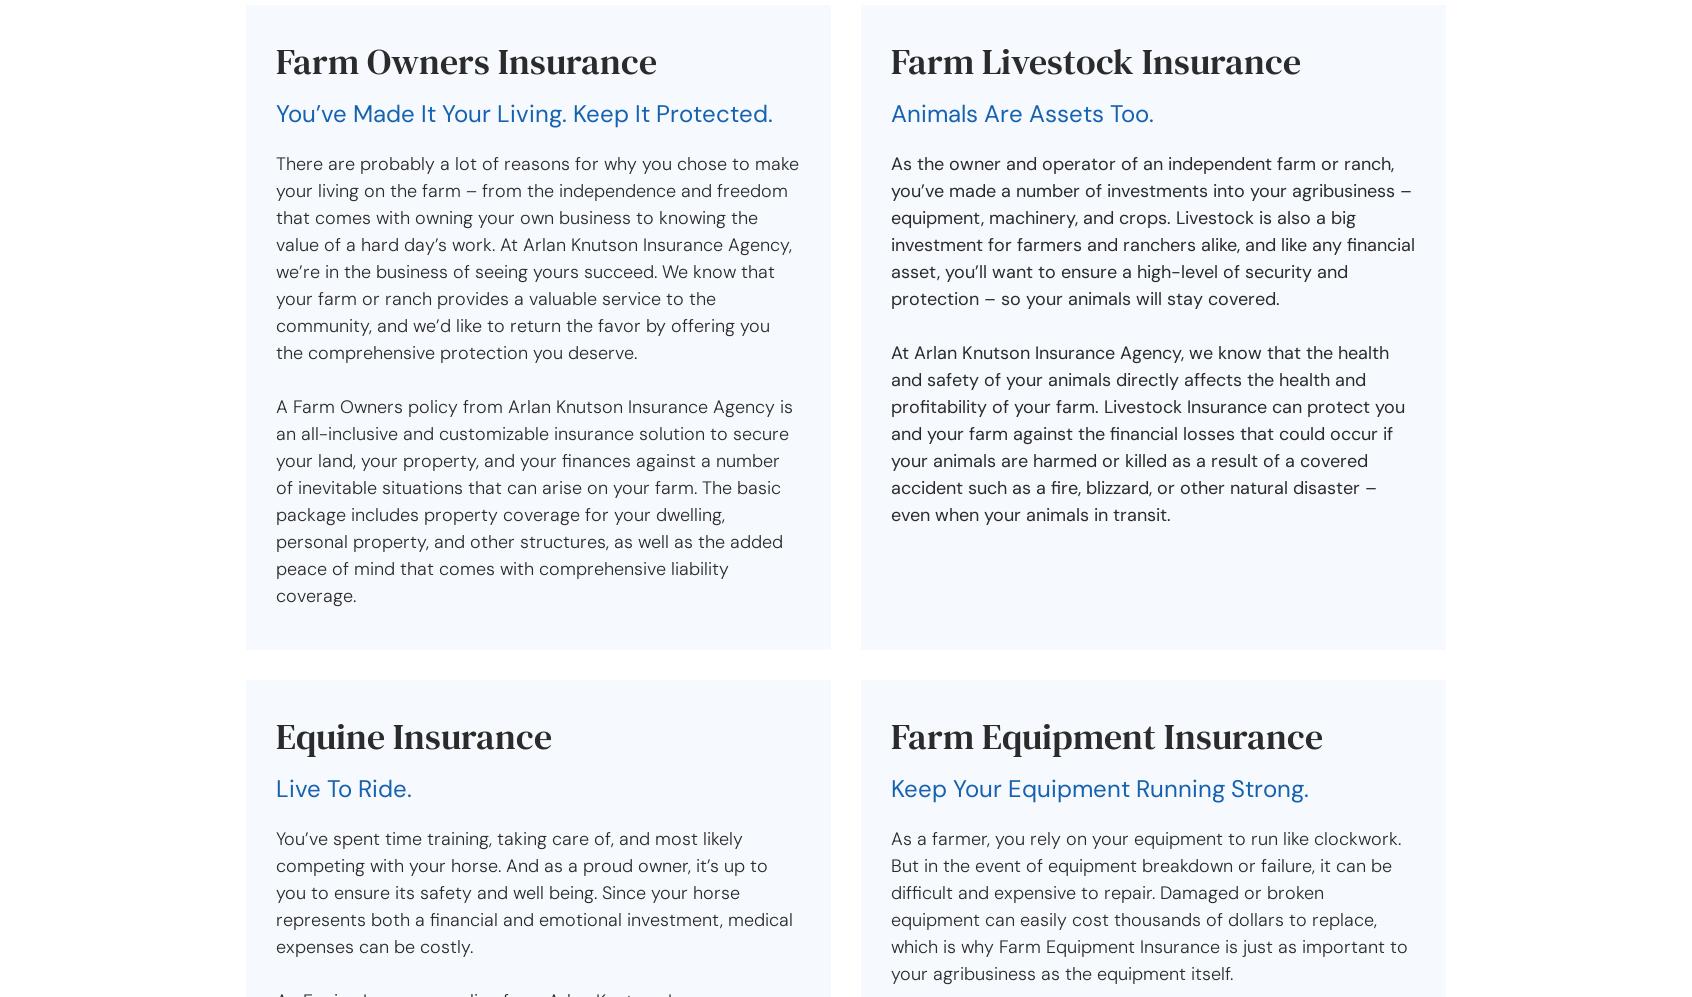 The width and height of the screenshot is (1692, 997). Describe the element at coordinates (1148, 905) in the screenshot. I see `'As a farmer, you rely on your equipment to run like clockwork. But in the event of equipment breakdown or failure, it can be difficult and expensive to repair. Damaged or broken equipment can easily cost thousands of dollars to replace, which is why Farm Equipment Insurance is just as important to your agribusiness as the equipment itself.'` at that location.